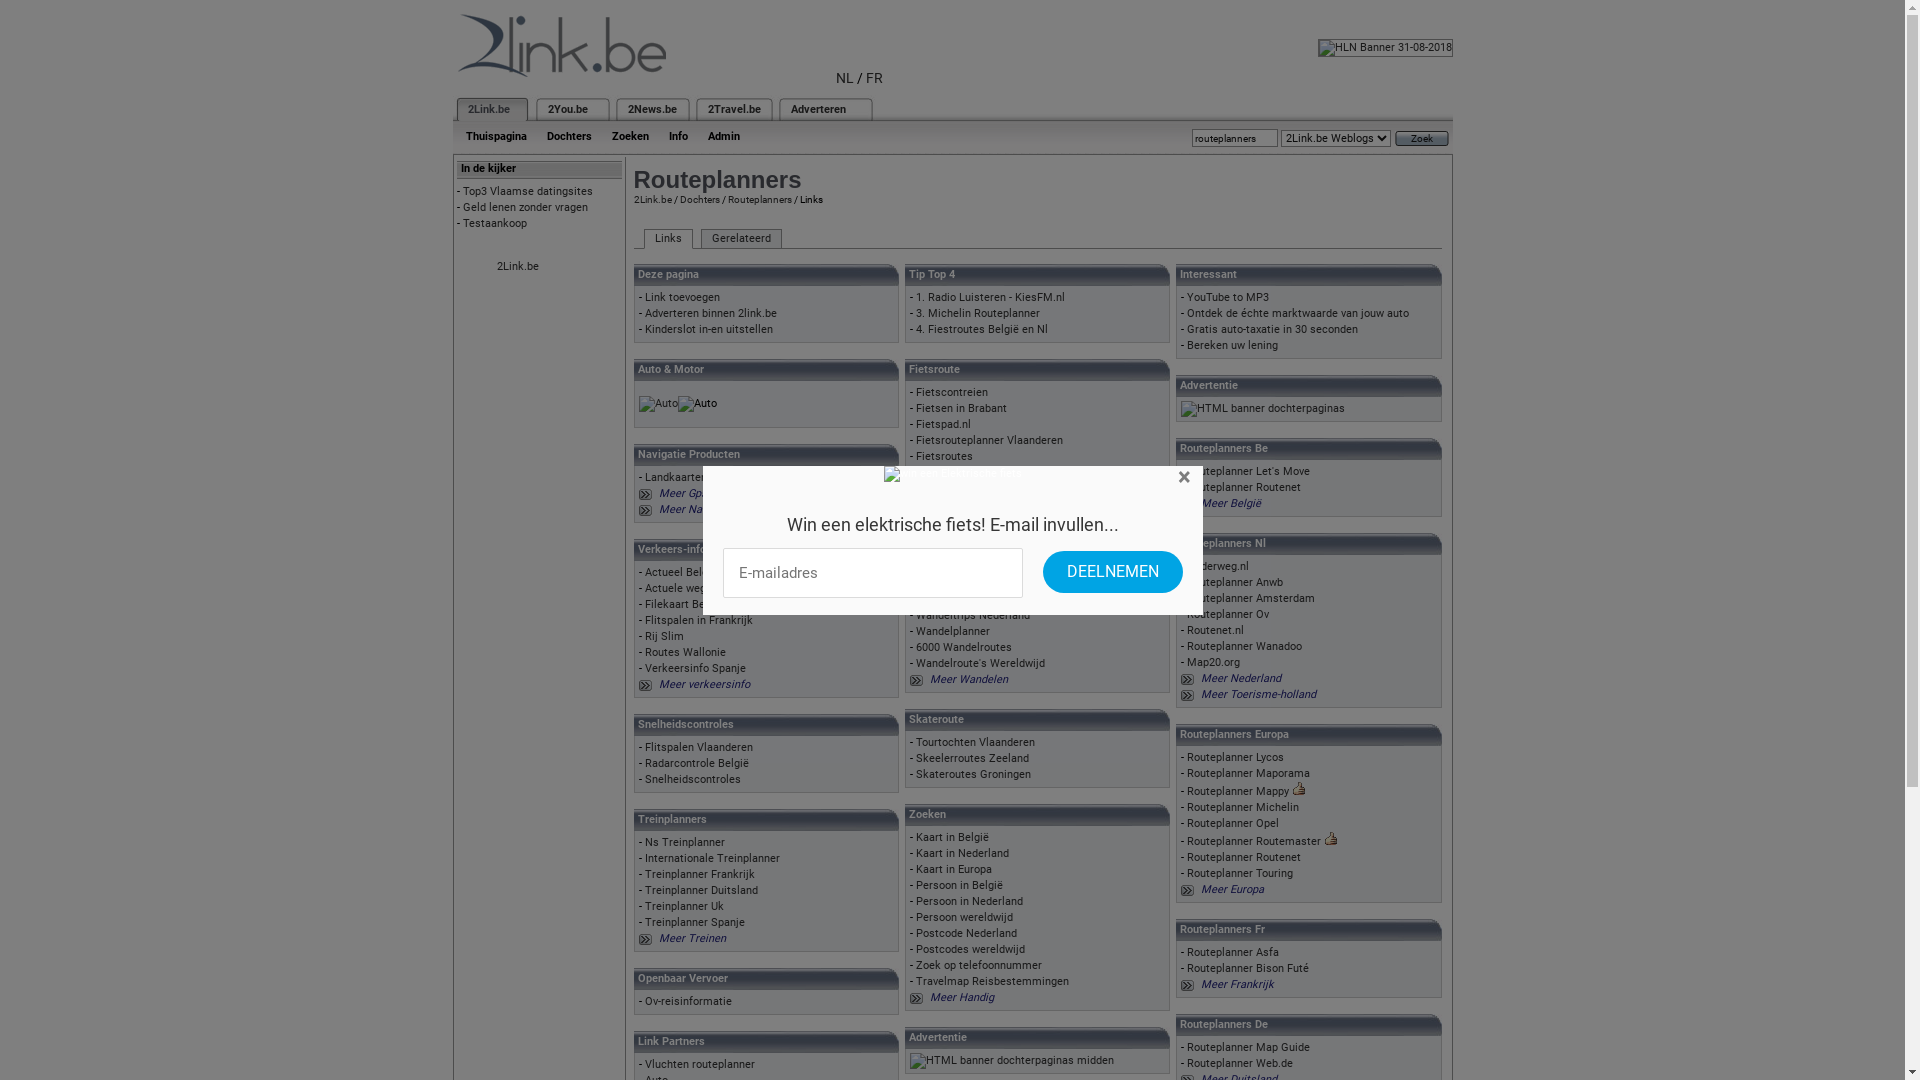  What do you see at coordinates (687, 1001) in the screenshot?
I see `'Ov-reisinformatie'` at bounding box center [687, 1001].